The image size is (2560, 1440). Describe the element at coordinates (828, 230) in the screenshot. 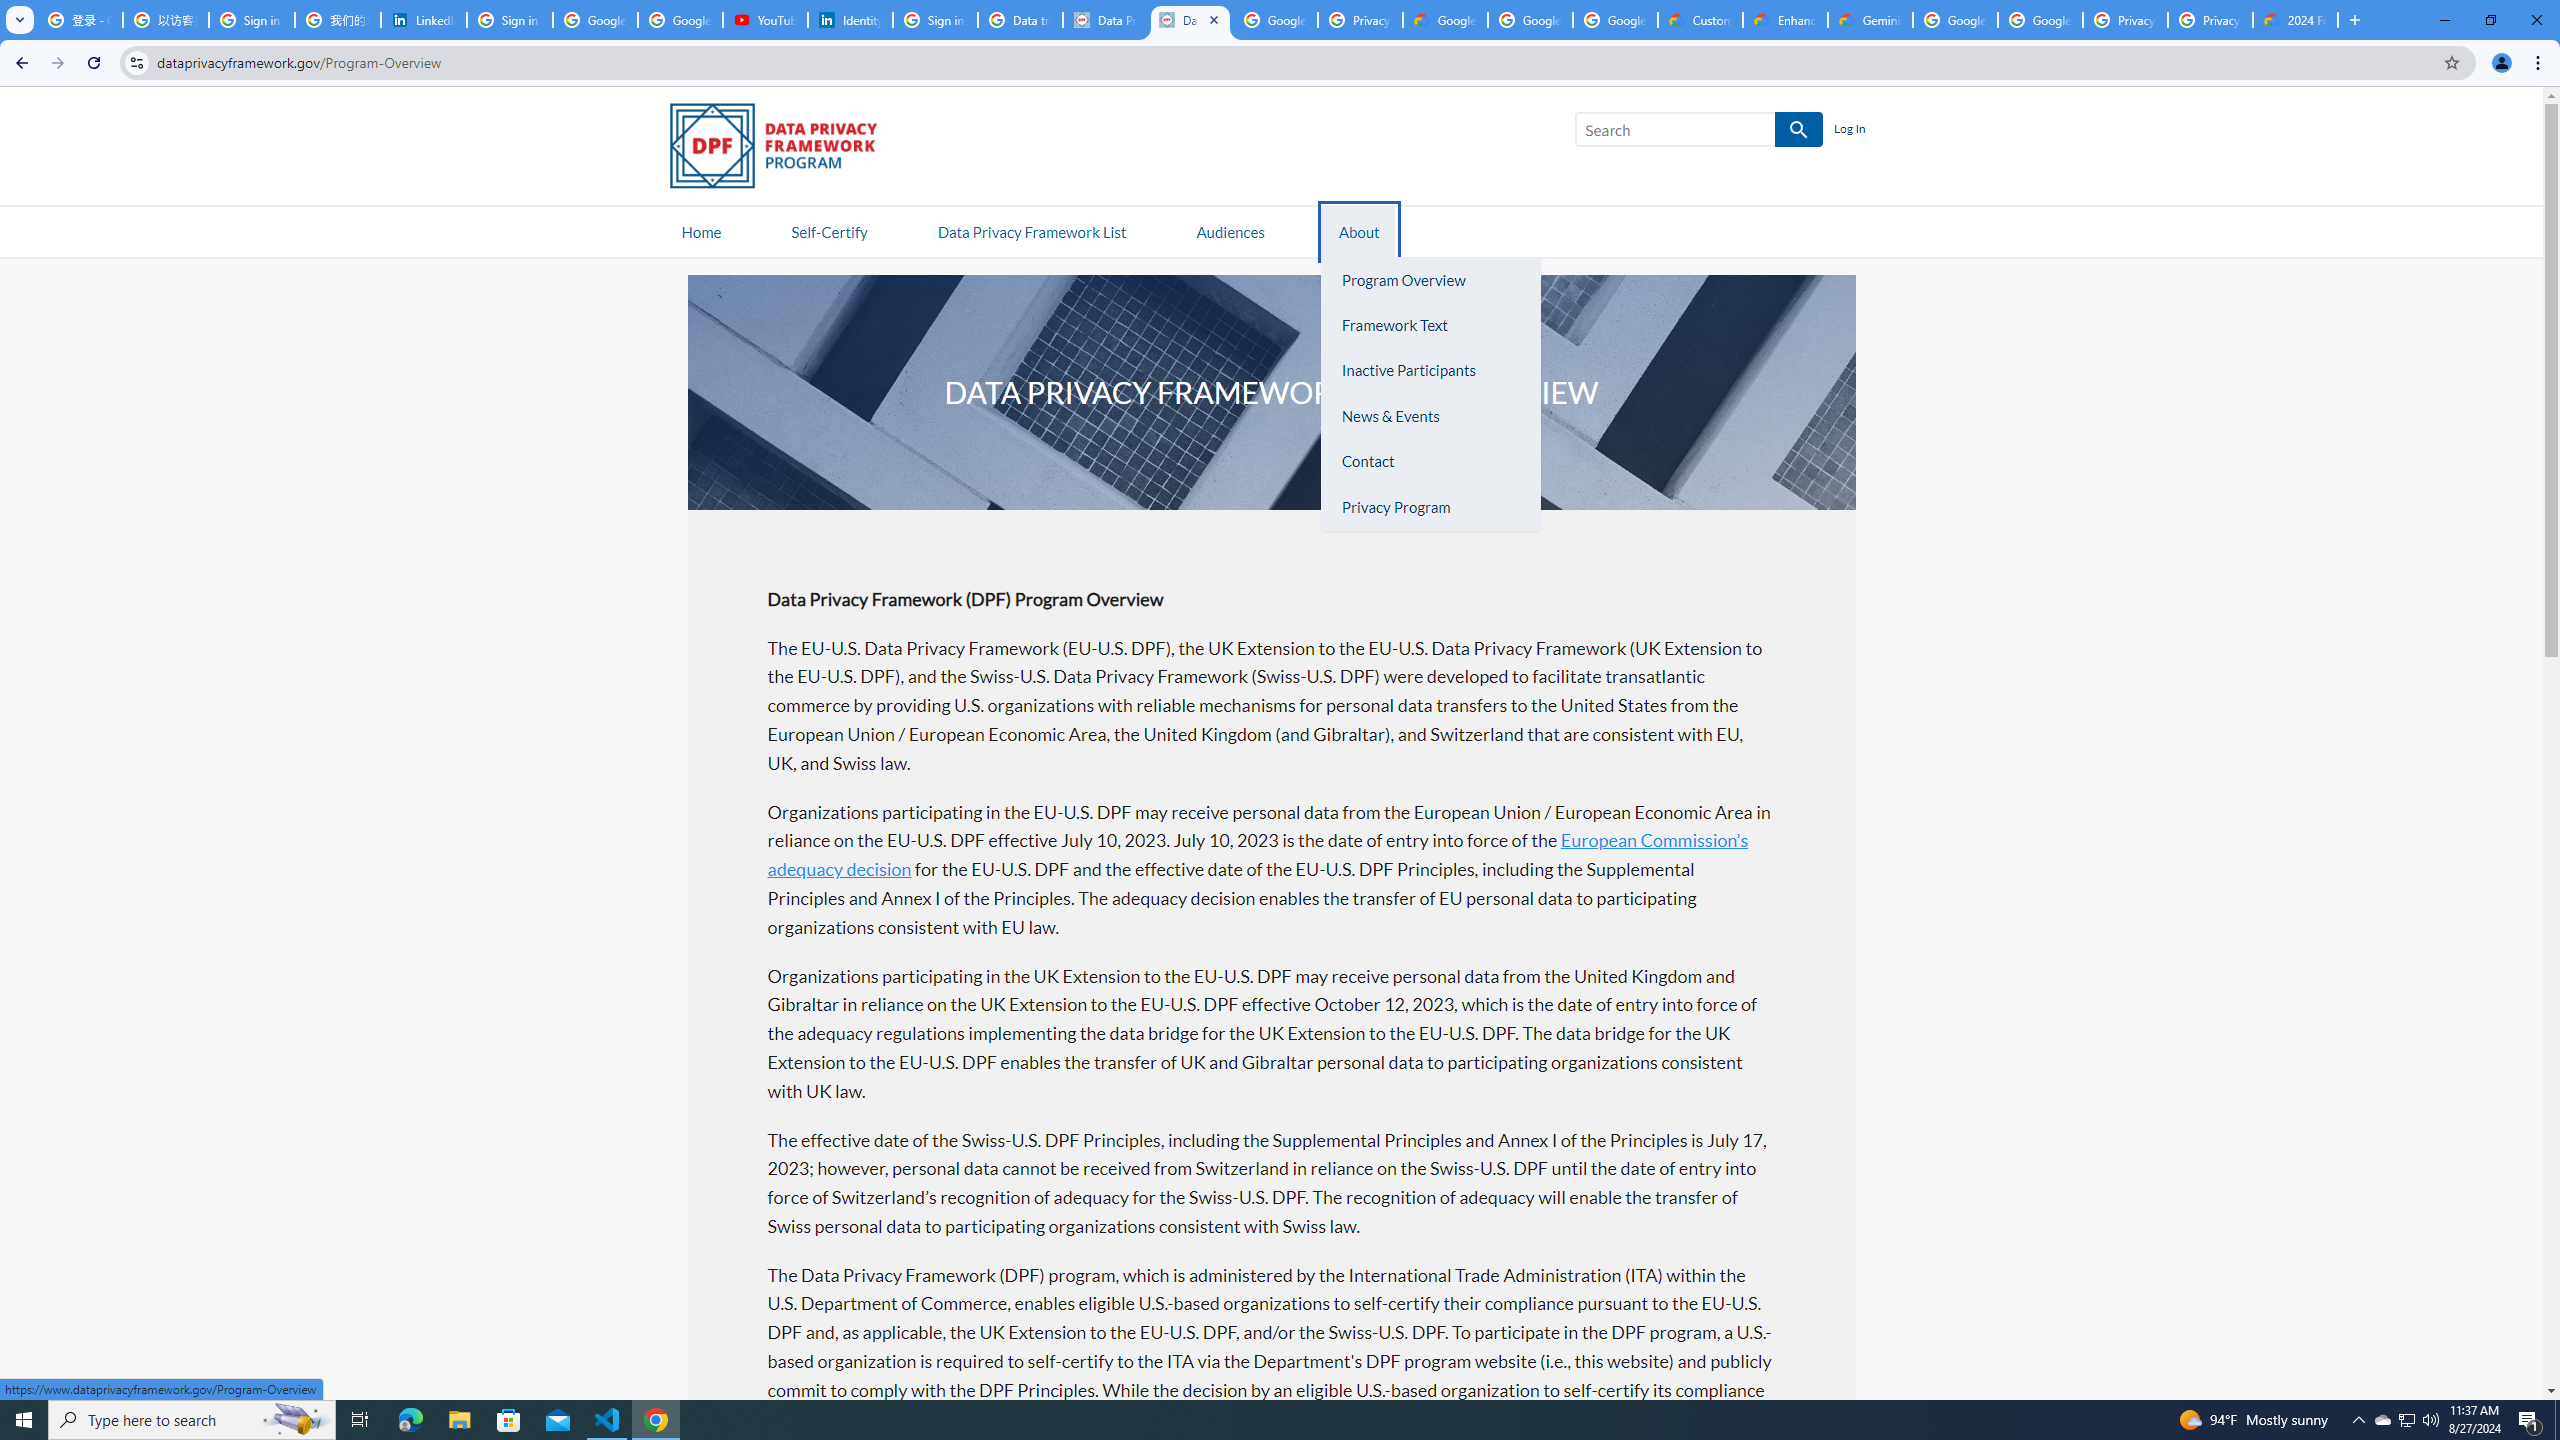

I see `'Self-Certify'` at that location.